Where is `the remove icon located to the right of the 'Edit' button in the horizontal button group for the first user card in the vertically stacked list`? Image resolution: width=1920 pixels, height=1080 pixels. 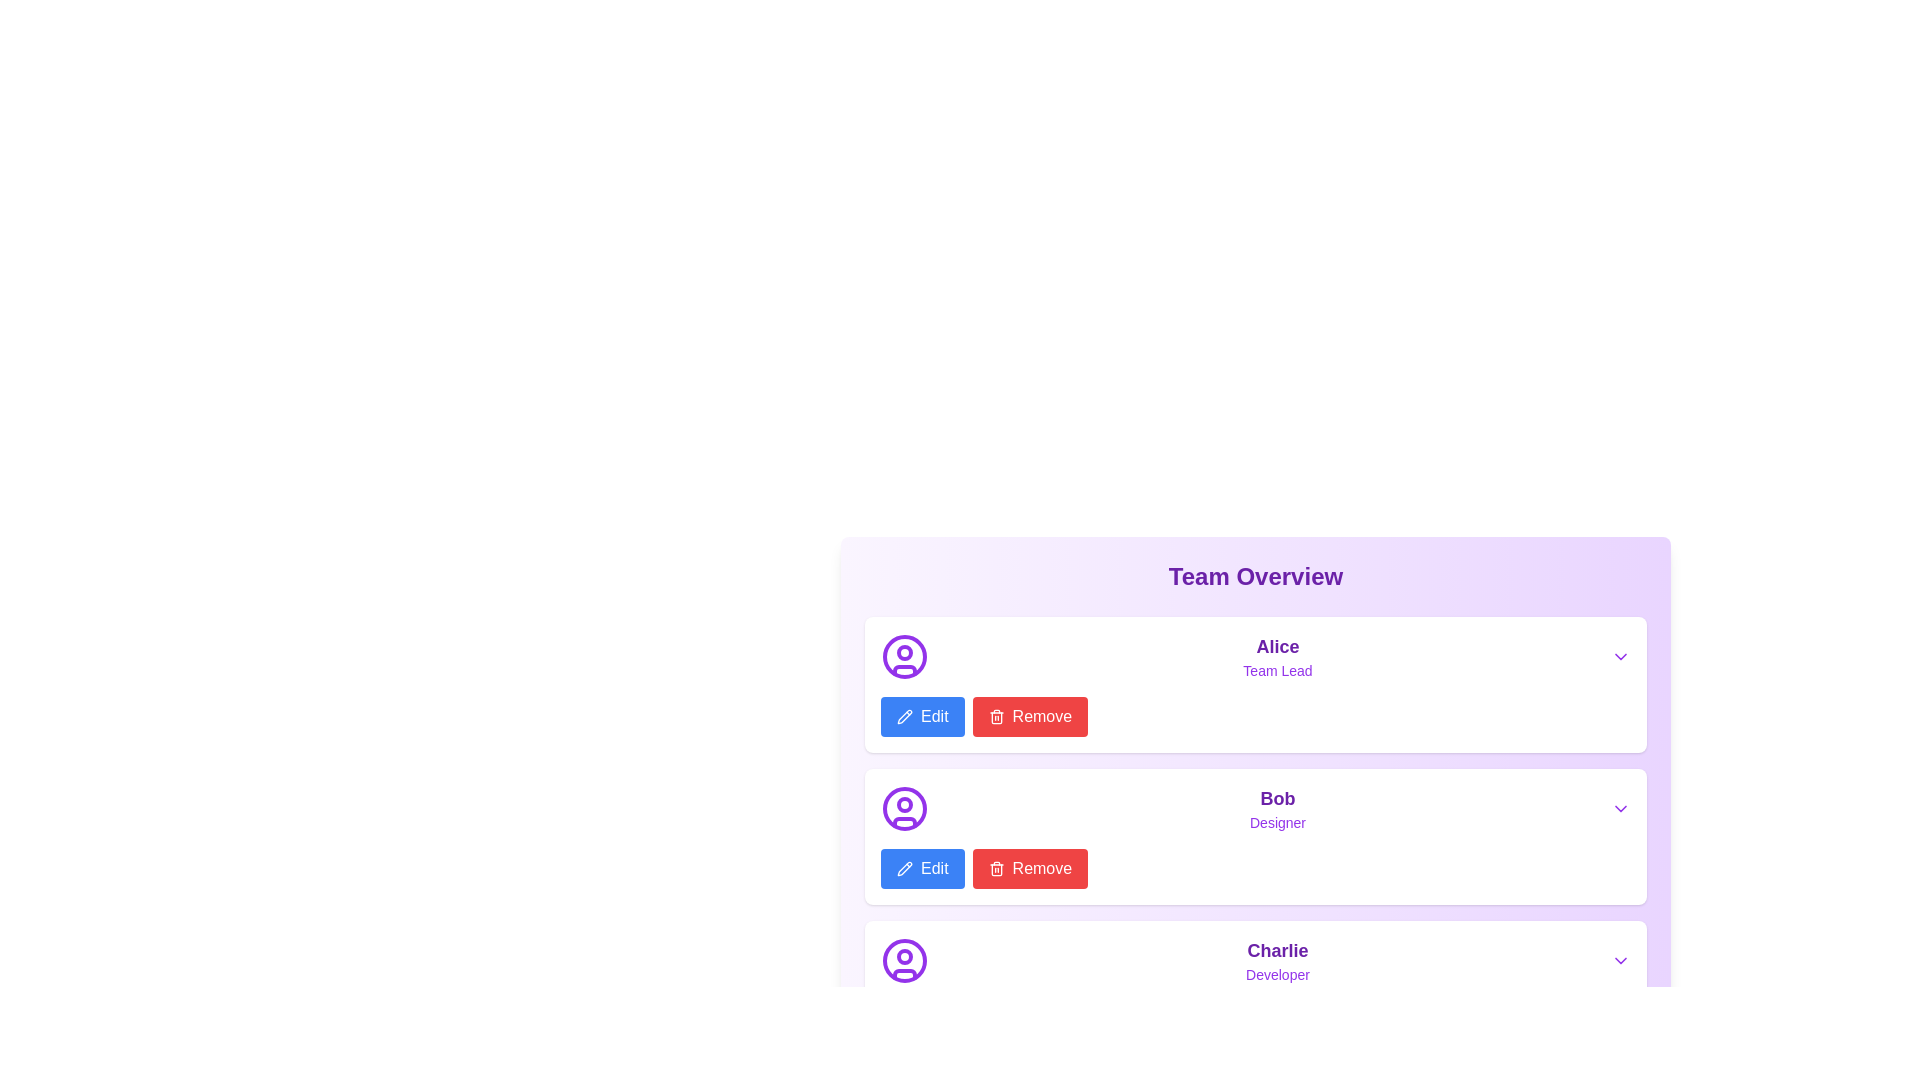 the remove icon located to the right of the 'Edit' button in the horizontal button group for the first user card in the vertically stacked list is located at coordinates (996, 716).